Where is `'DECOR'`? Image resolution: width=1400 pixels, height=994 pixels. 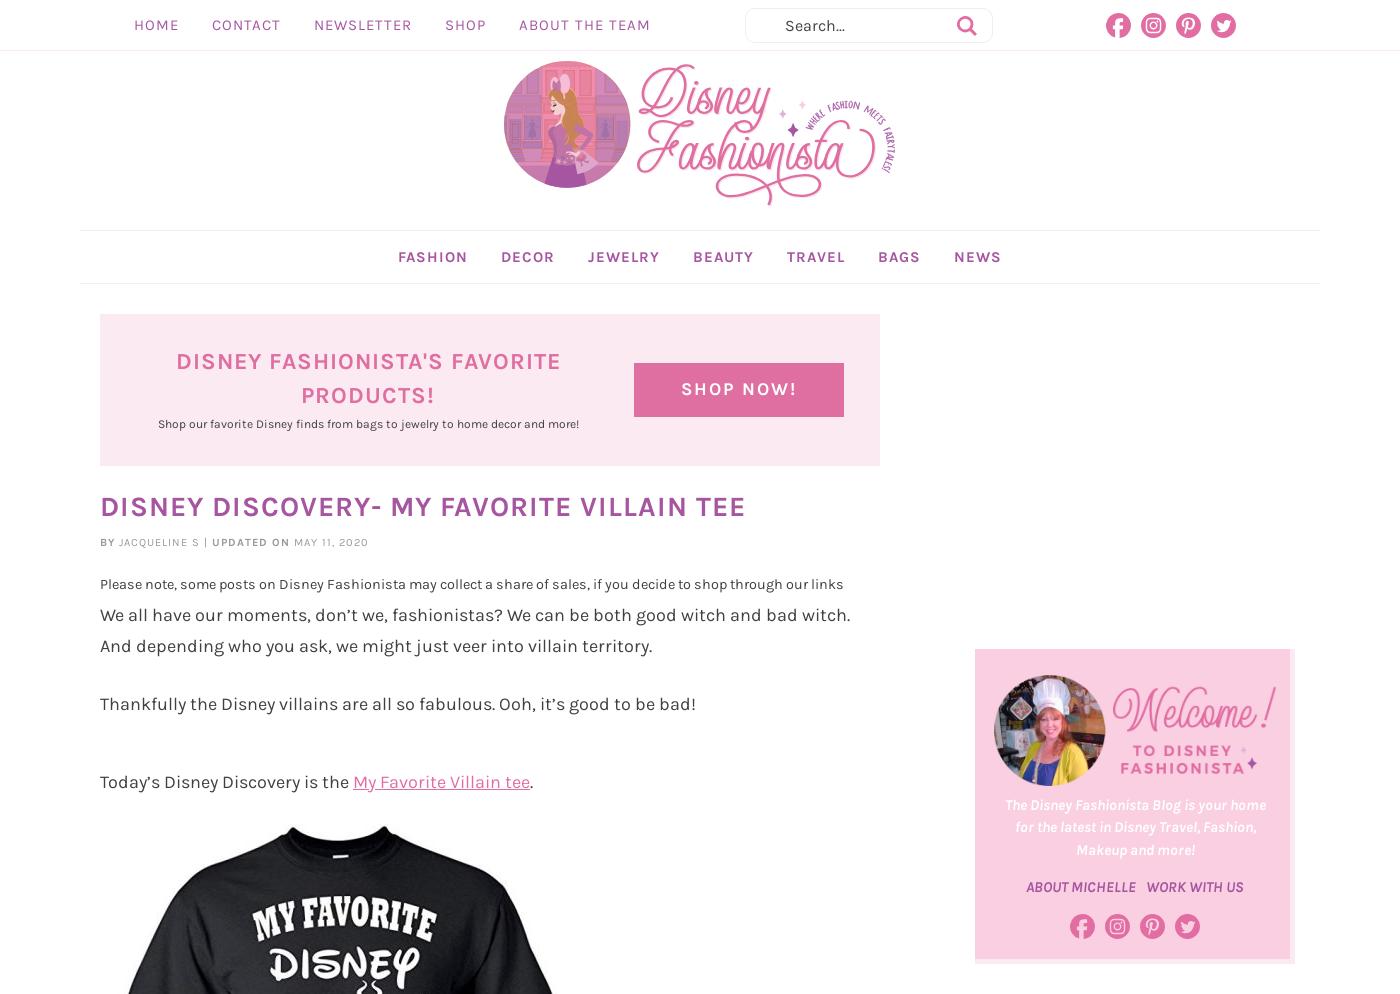
'DECOR' is located at coordinates (527, 301).